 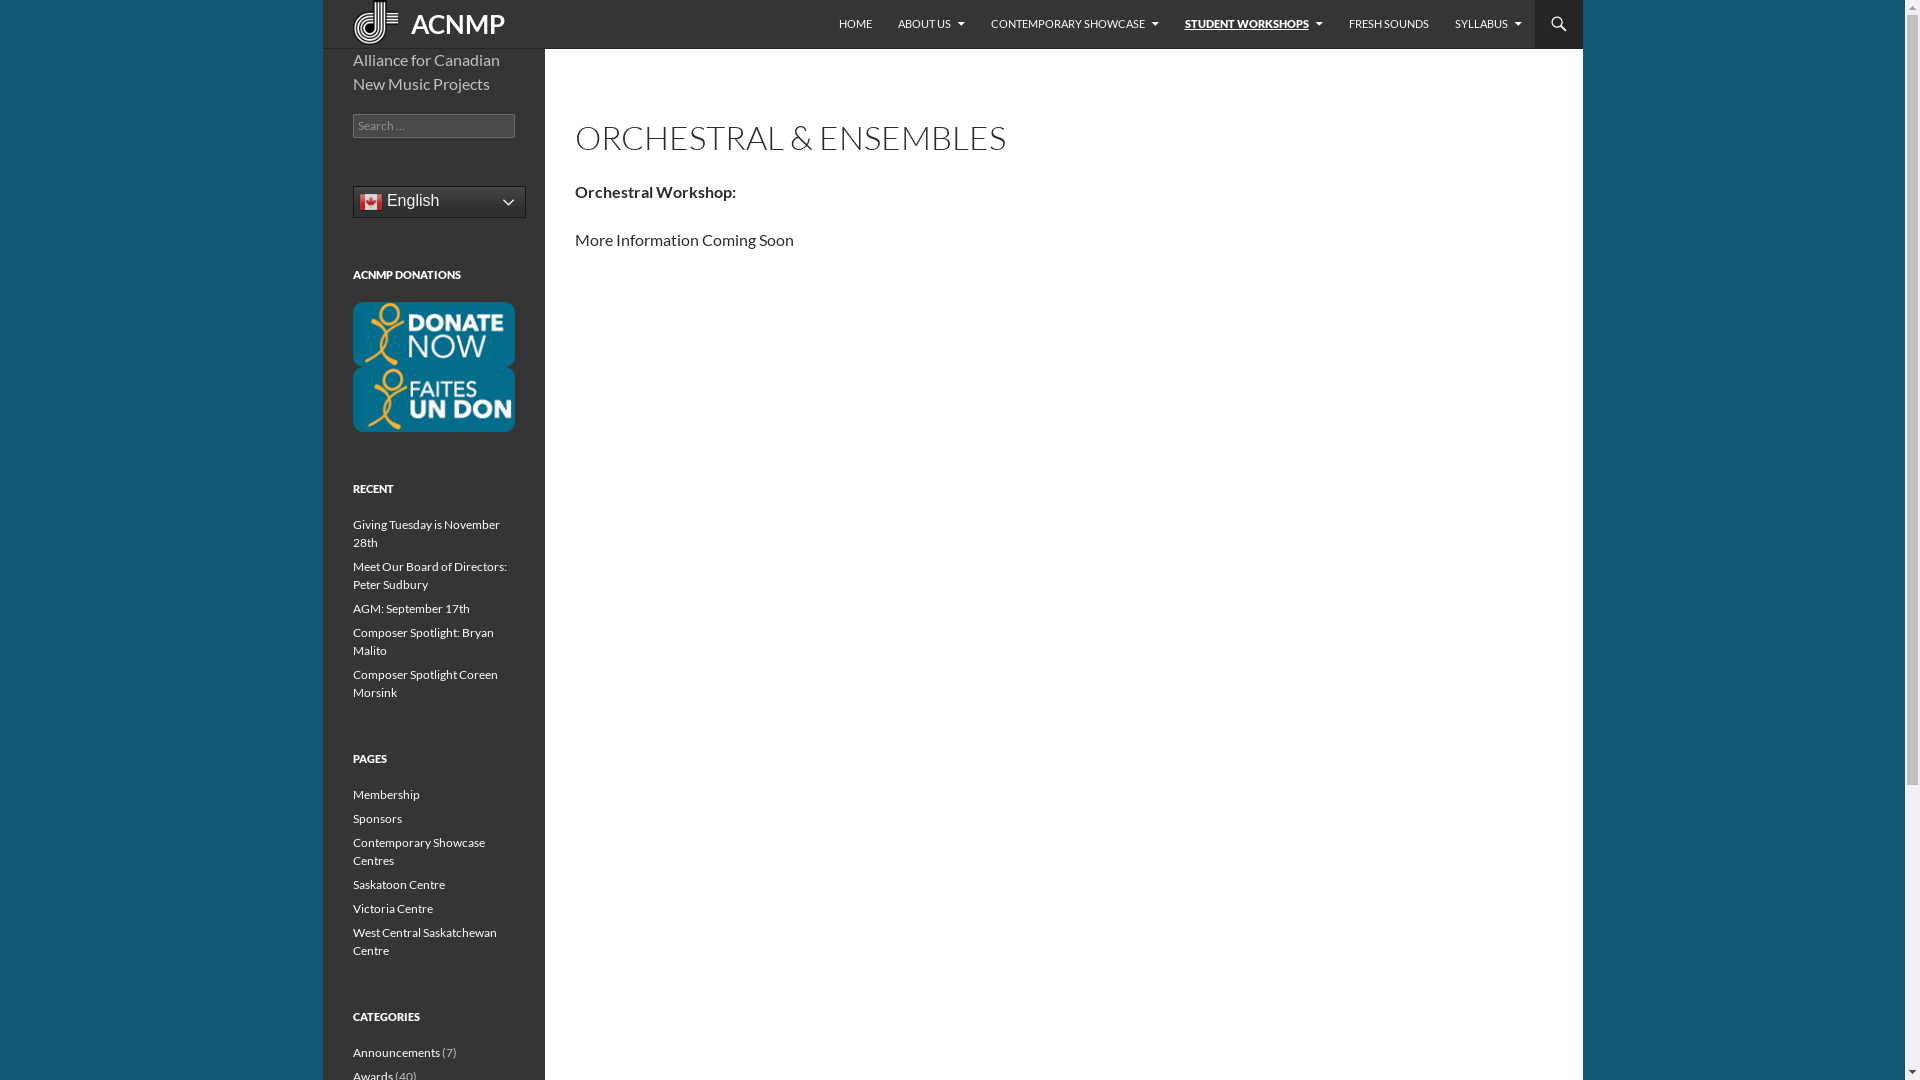 What do you see at coordinates (427, 575) in the screenshot?
I see `'Meet Our Board of Directors: Peter Sudbury'` at bounding box center [427, 575].